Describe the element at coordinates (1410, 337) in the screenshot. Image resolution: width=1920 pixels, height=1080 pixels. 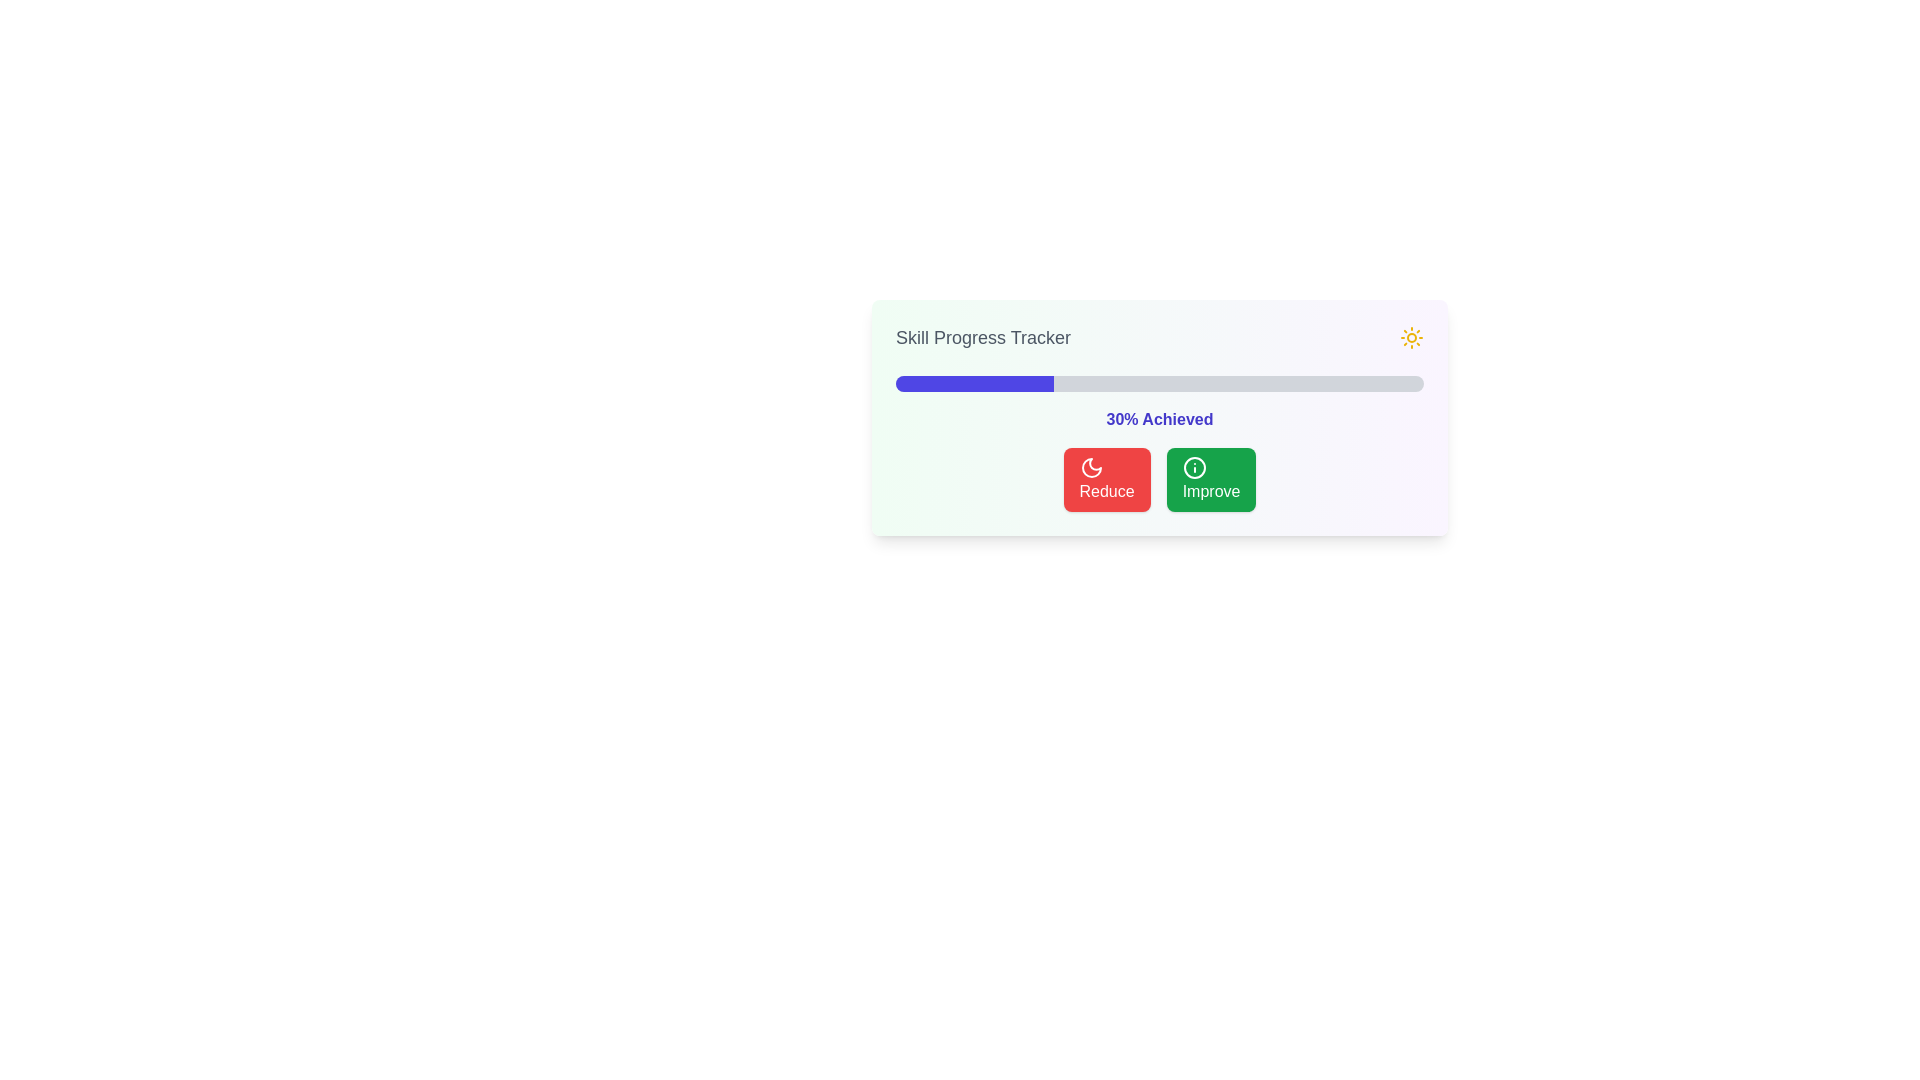
I see `the sun icon located on the far right side of the header section titled 'Skill Progress Tracker'. This icon features a circular core with radiating lines and is styled in yellowish color` at that location.